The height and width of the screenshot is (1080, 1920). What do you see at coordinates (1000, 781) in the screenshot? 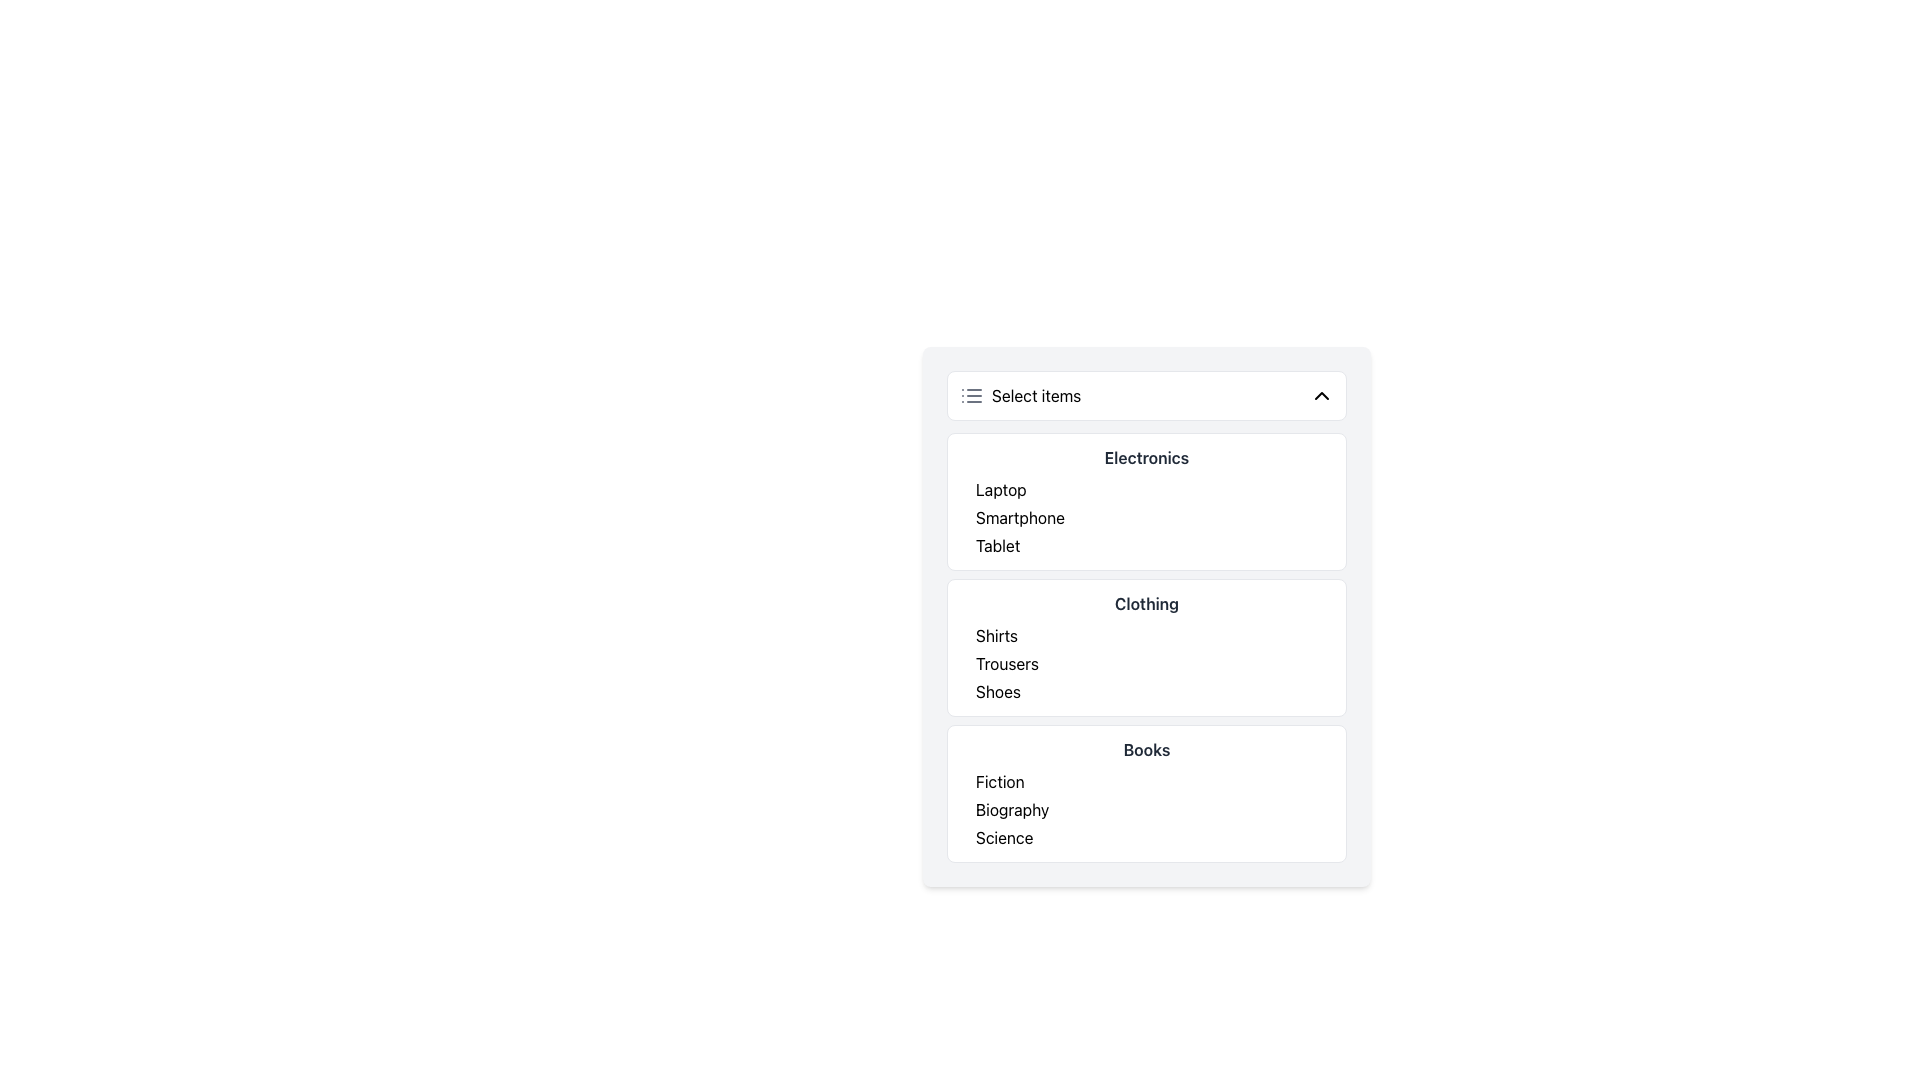
I see `the first text label in the 'Books' section of the dropdown menu` at bounding box center [1000, 781].